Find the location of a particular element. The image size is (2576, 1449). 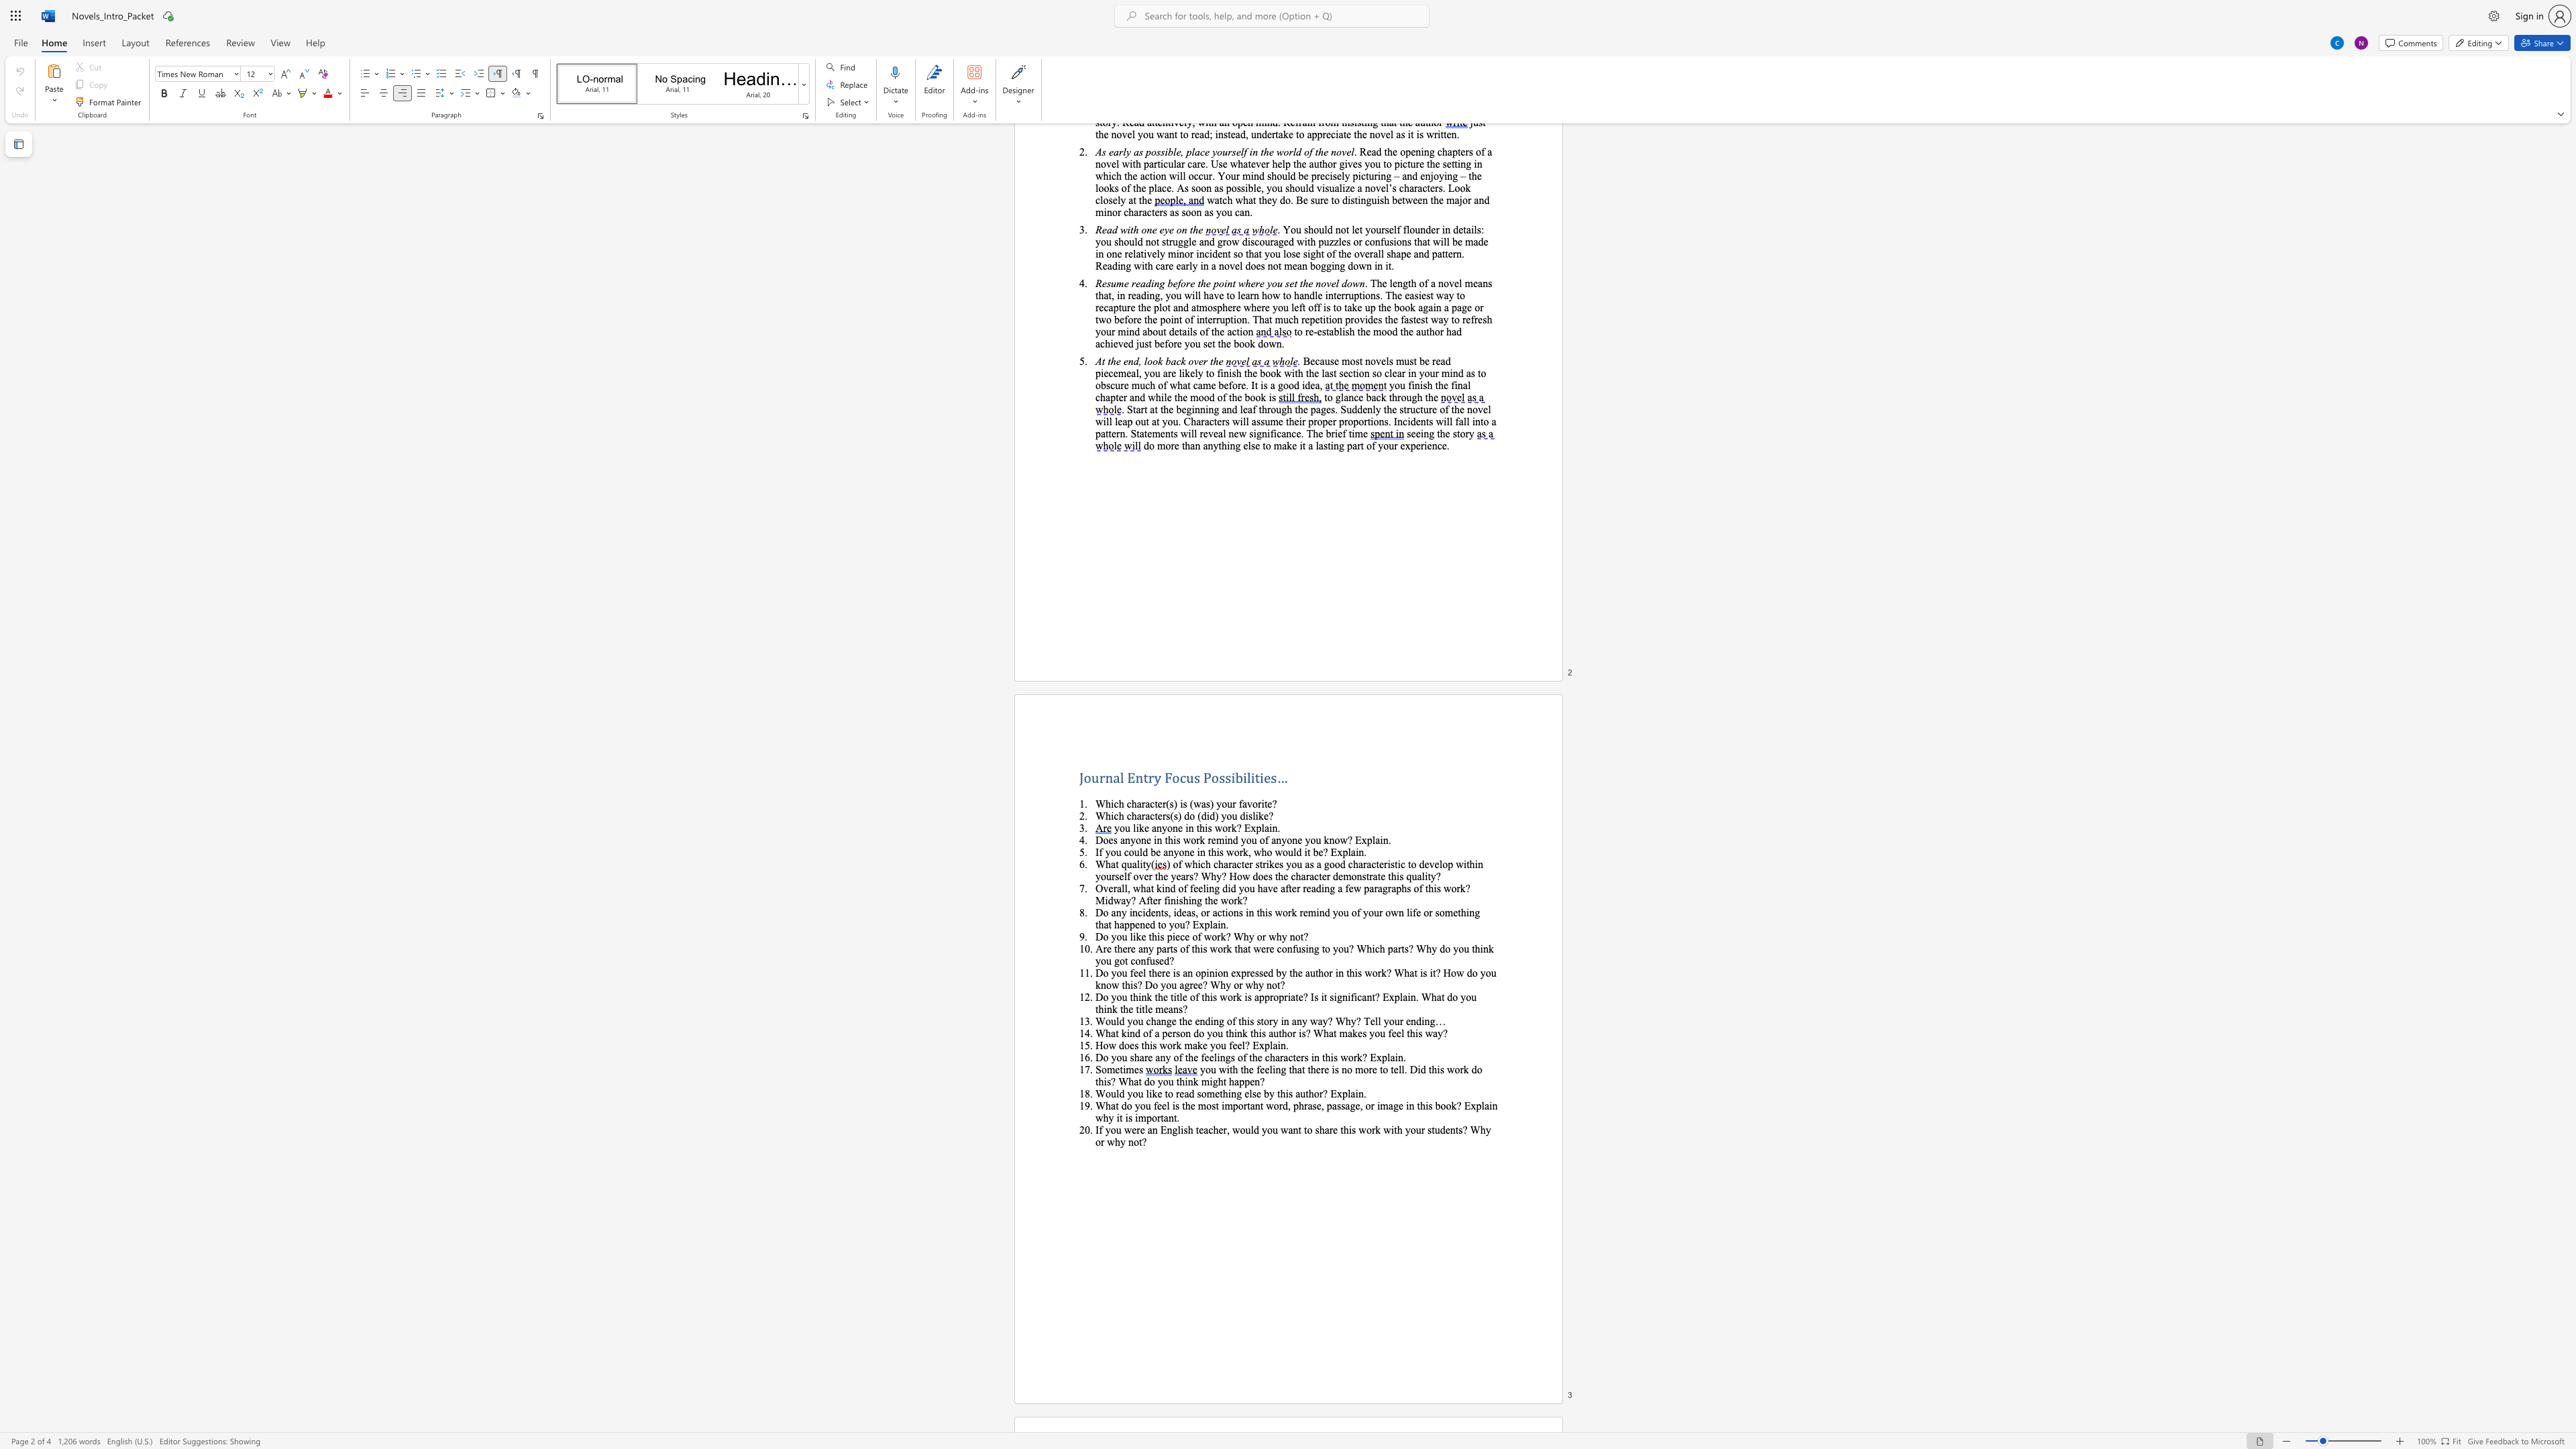

the subset text "te" within the text "appropriate" is located at coordinates (1295, 996).